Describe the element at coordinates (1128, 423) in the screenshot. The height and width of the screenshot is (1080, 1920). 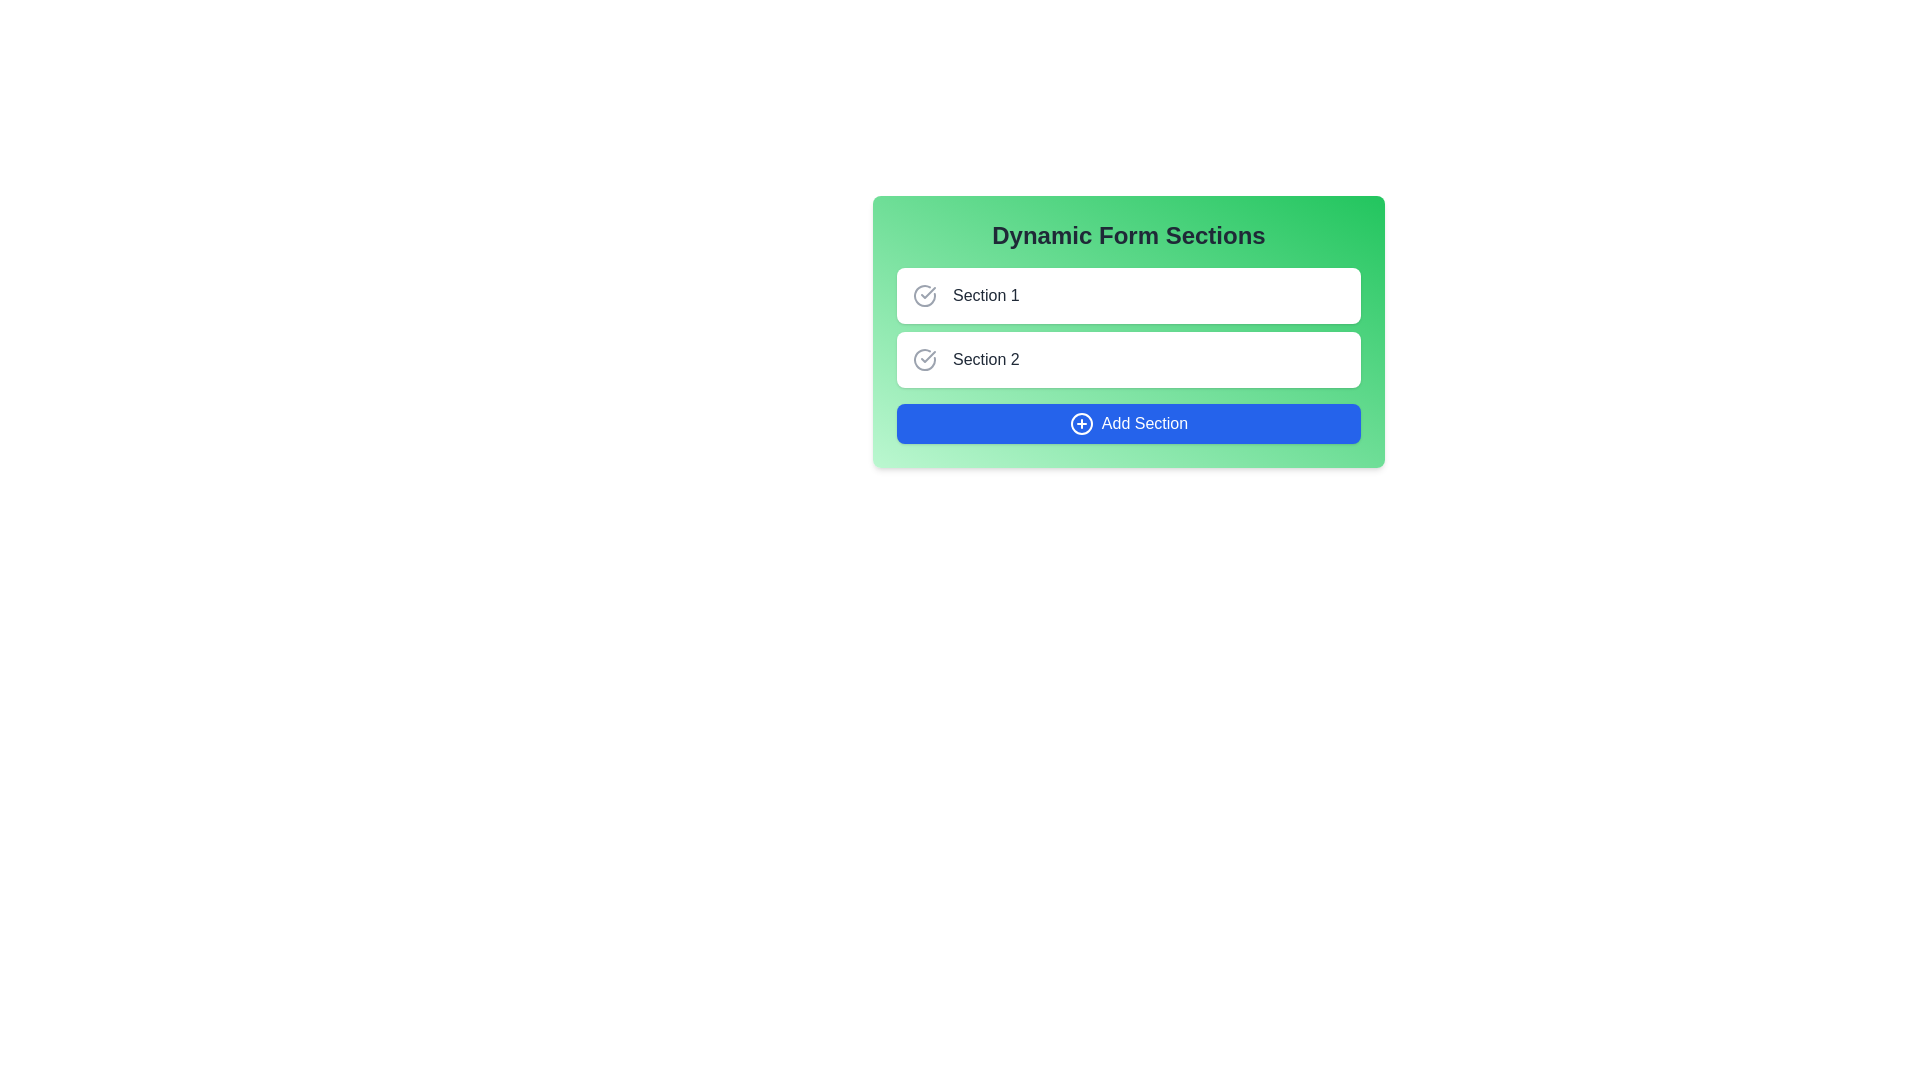
I see `the 'Add Section' button, which has a blue background and white text` at that location.